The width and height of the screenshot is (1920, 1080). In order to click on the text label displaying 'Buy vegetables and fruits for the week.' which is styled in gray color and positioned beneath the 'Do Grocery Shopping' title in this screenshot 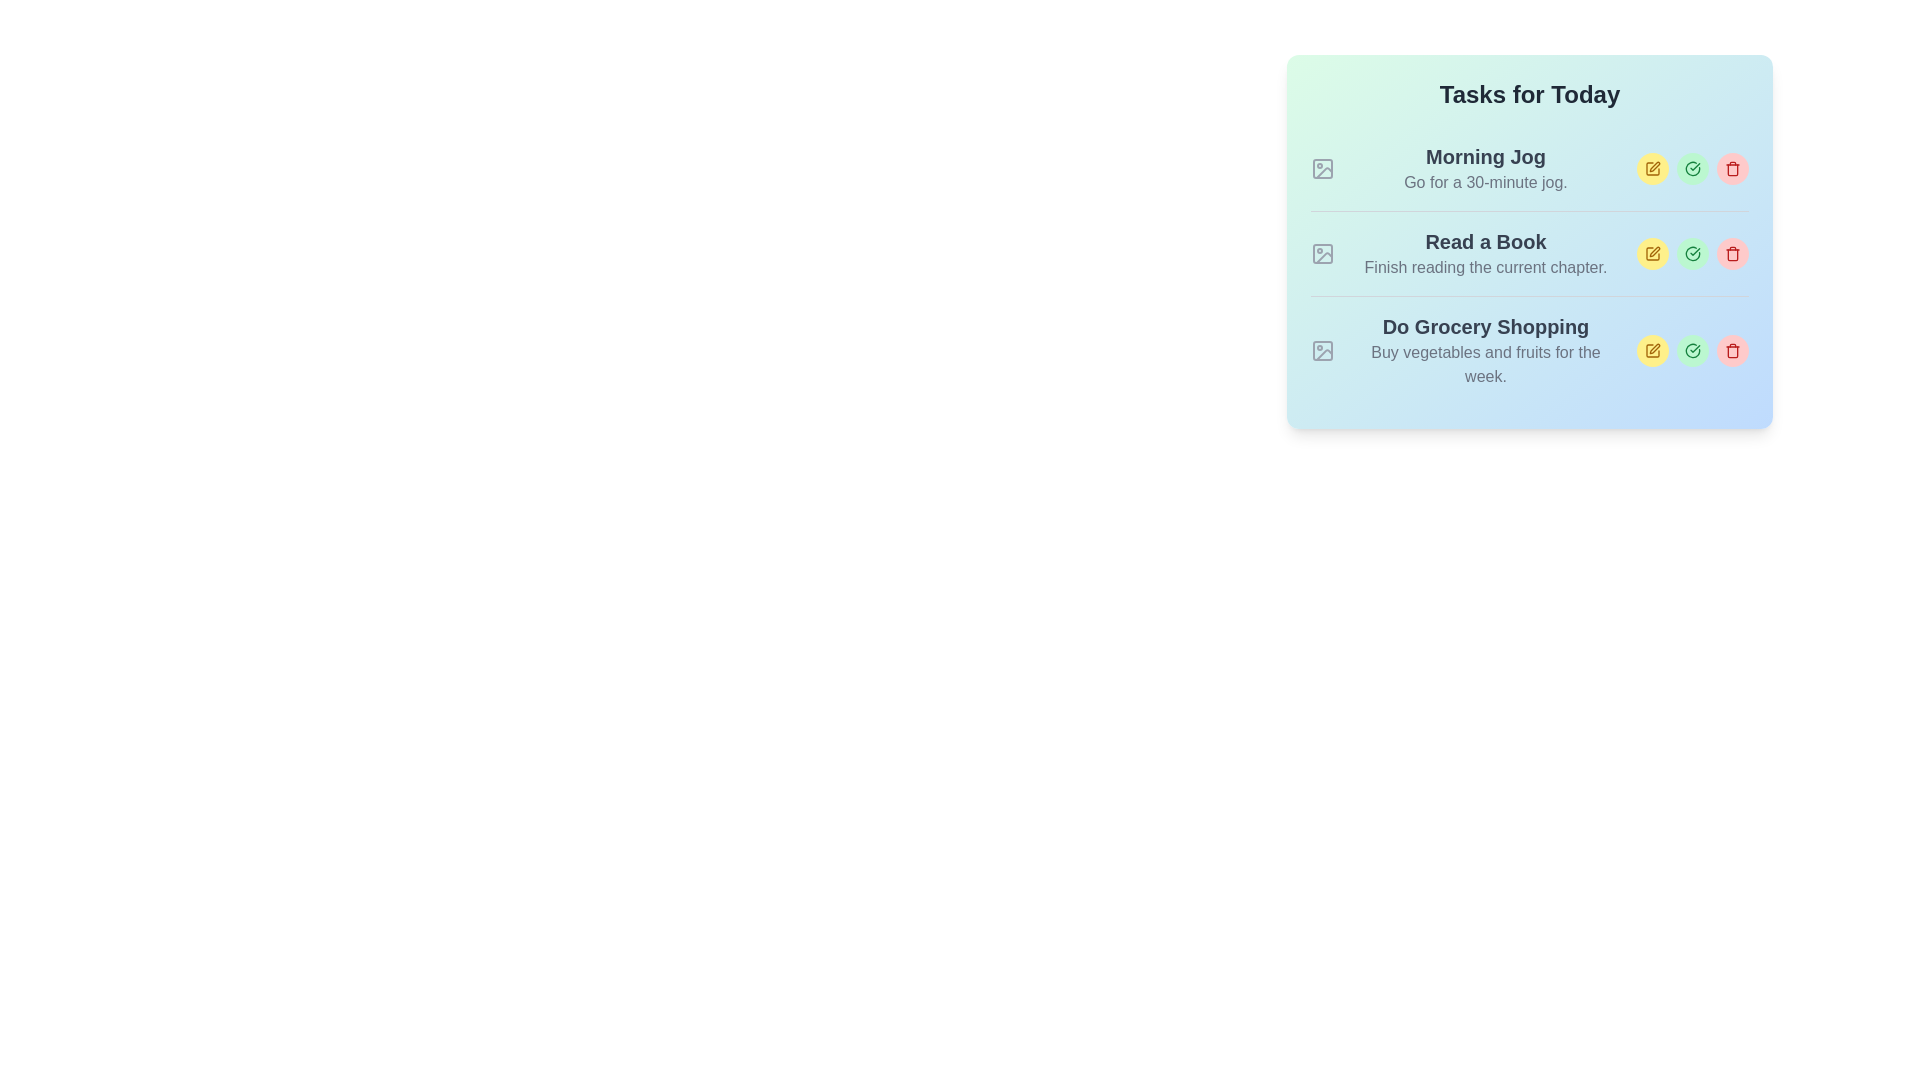, I will do `click(1486, 365)`.